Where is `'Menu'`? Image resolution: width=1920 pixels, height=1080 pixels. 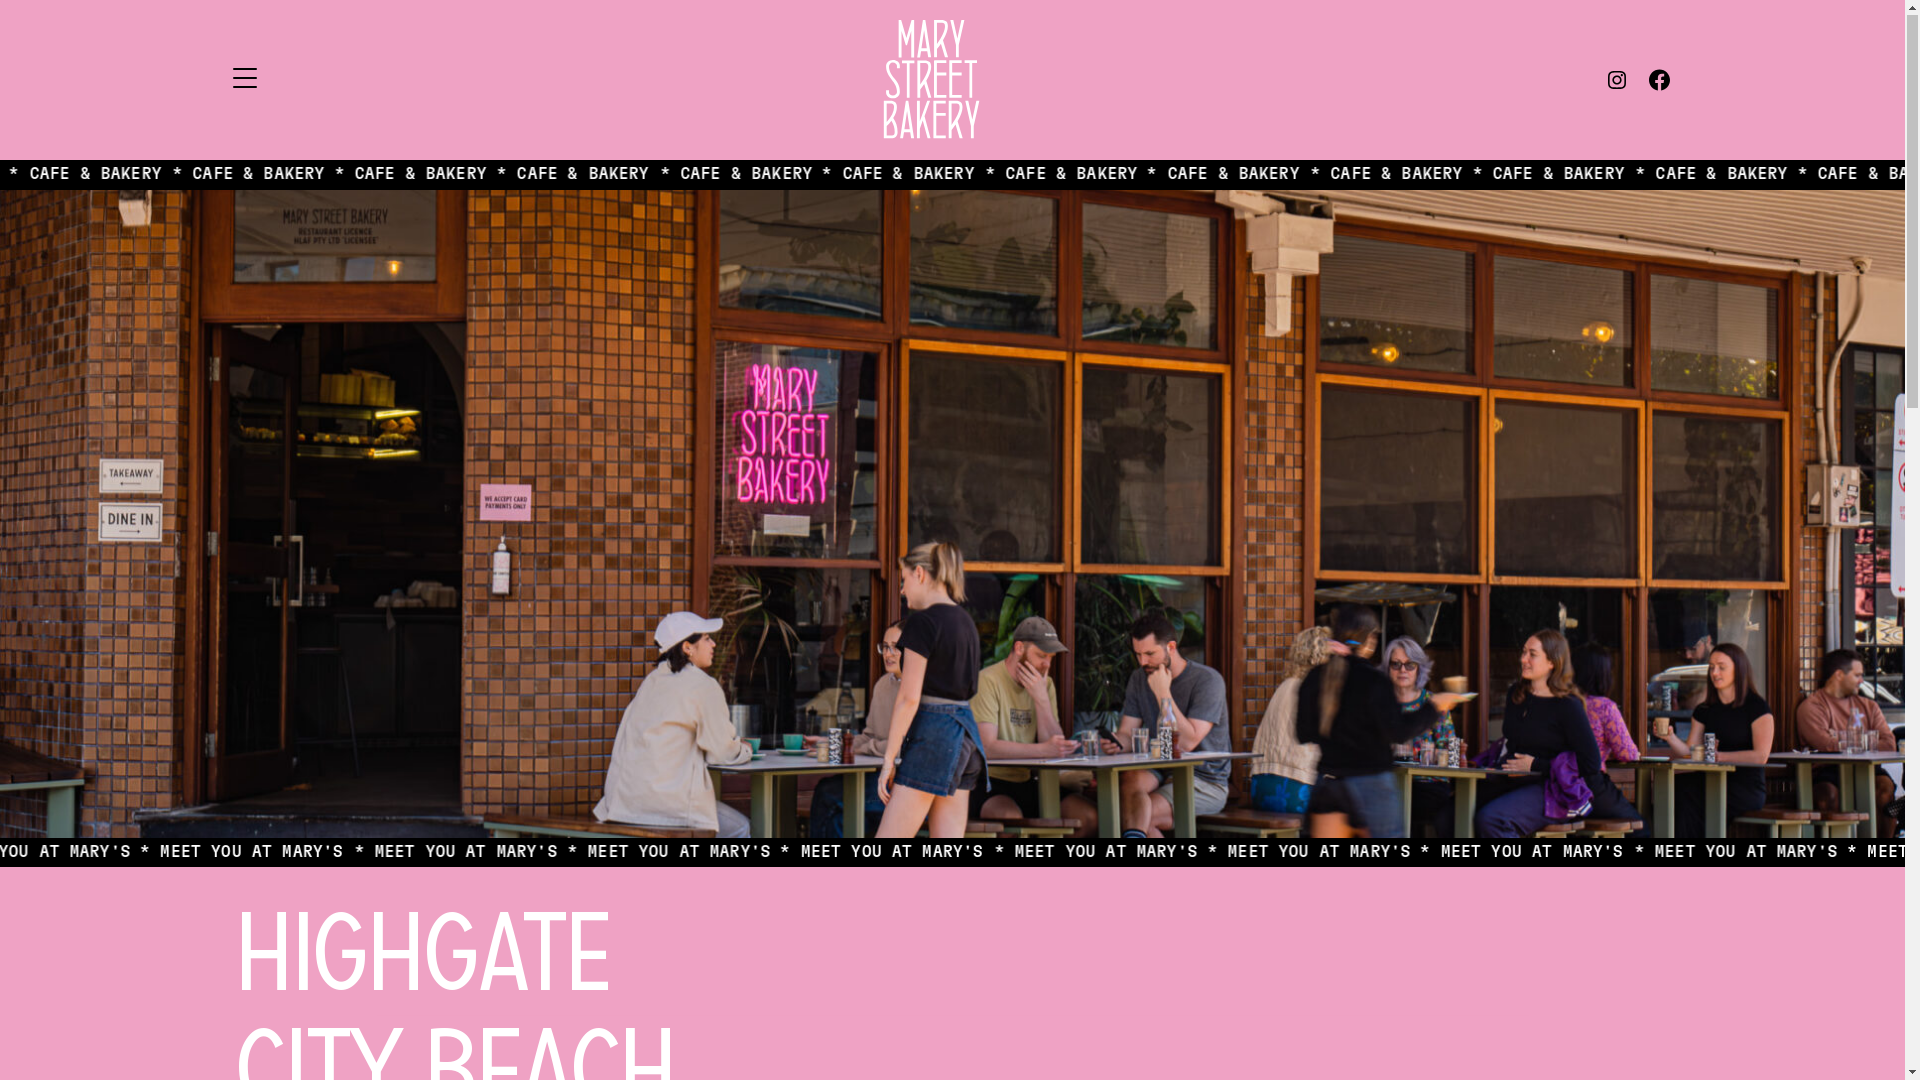
'Menu' is located at coordinates (243, 79).